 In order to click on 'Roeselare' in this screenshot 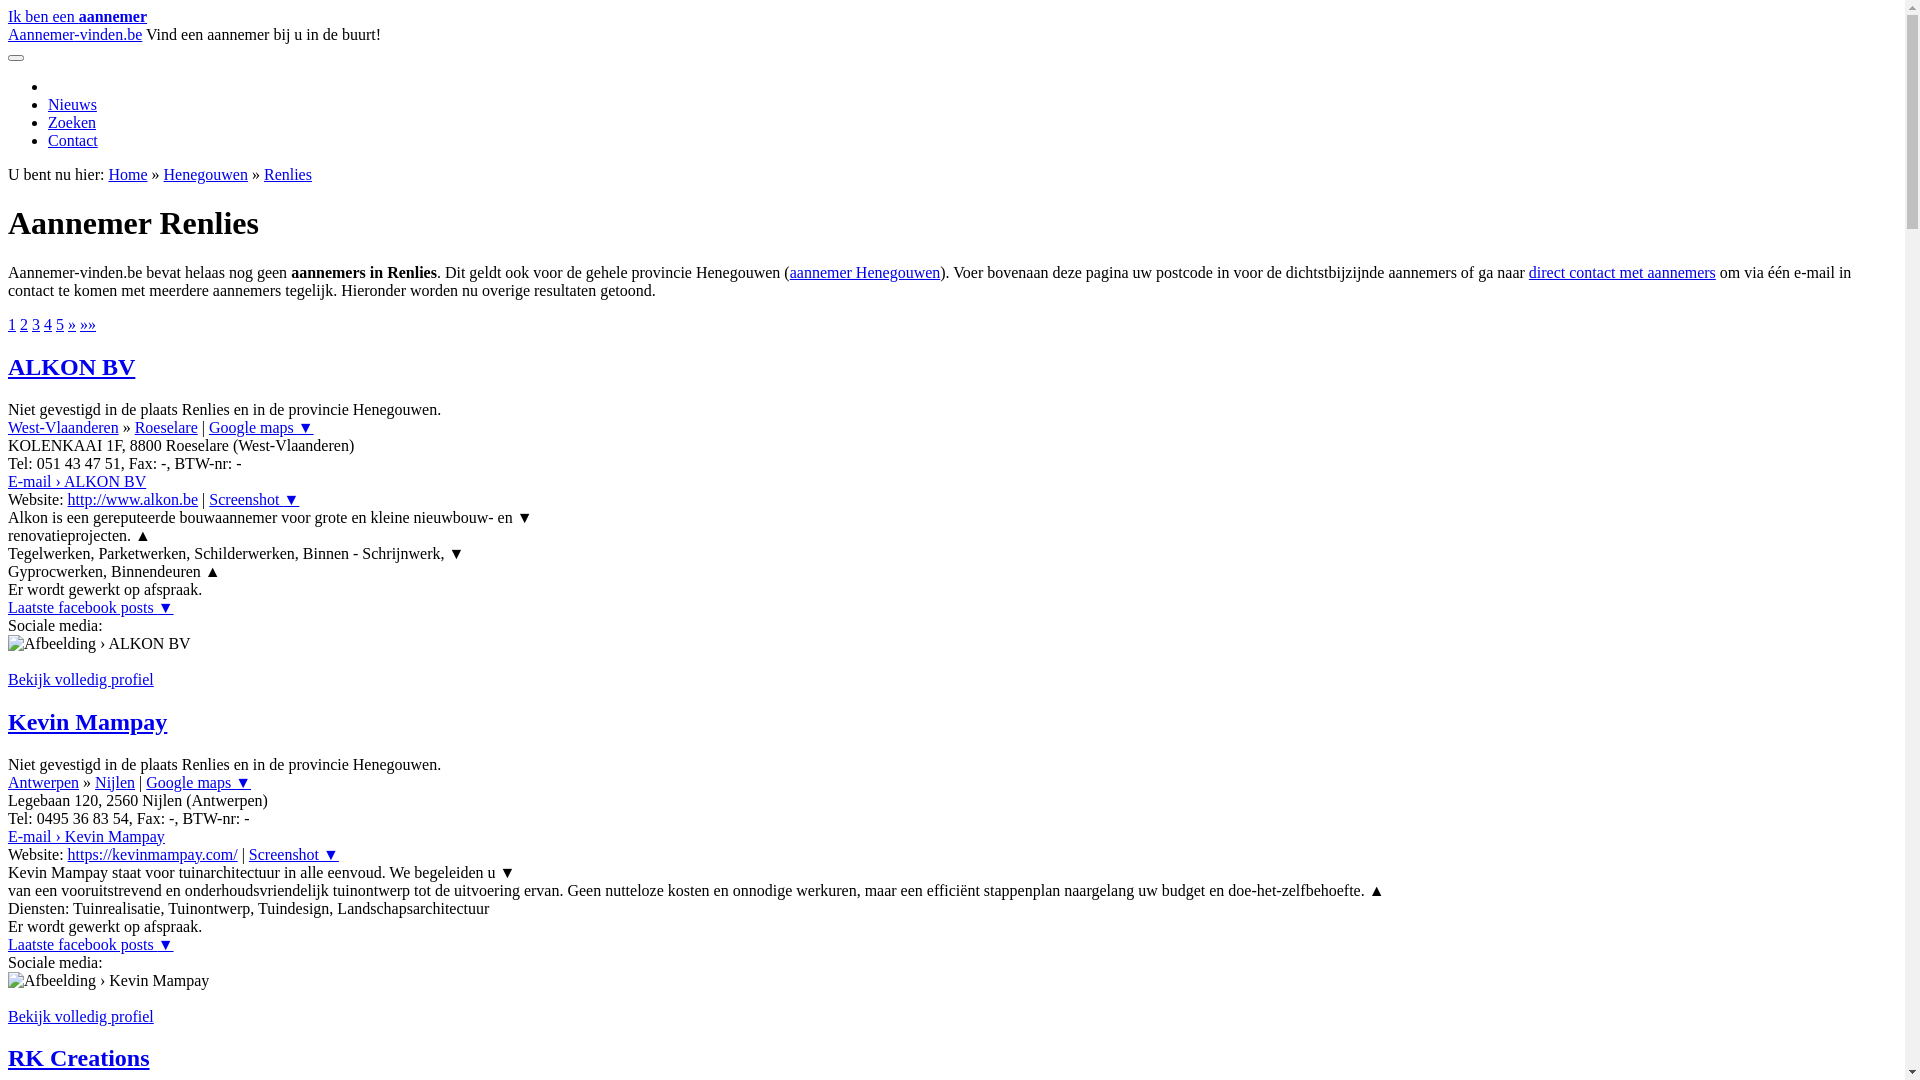, I will do `click(166, 426)`.